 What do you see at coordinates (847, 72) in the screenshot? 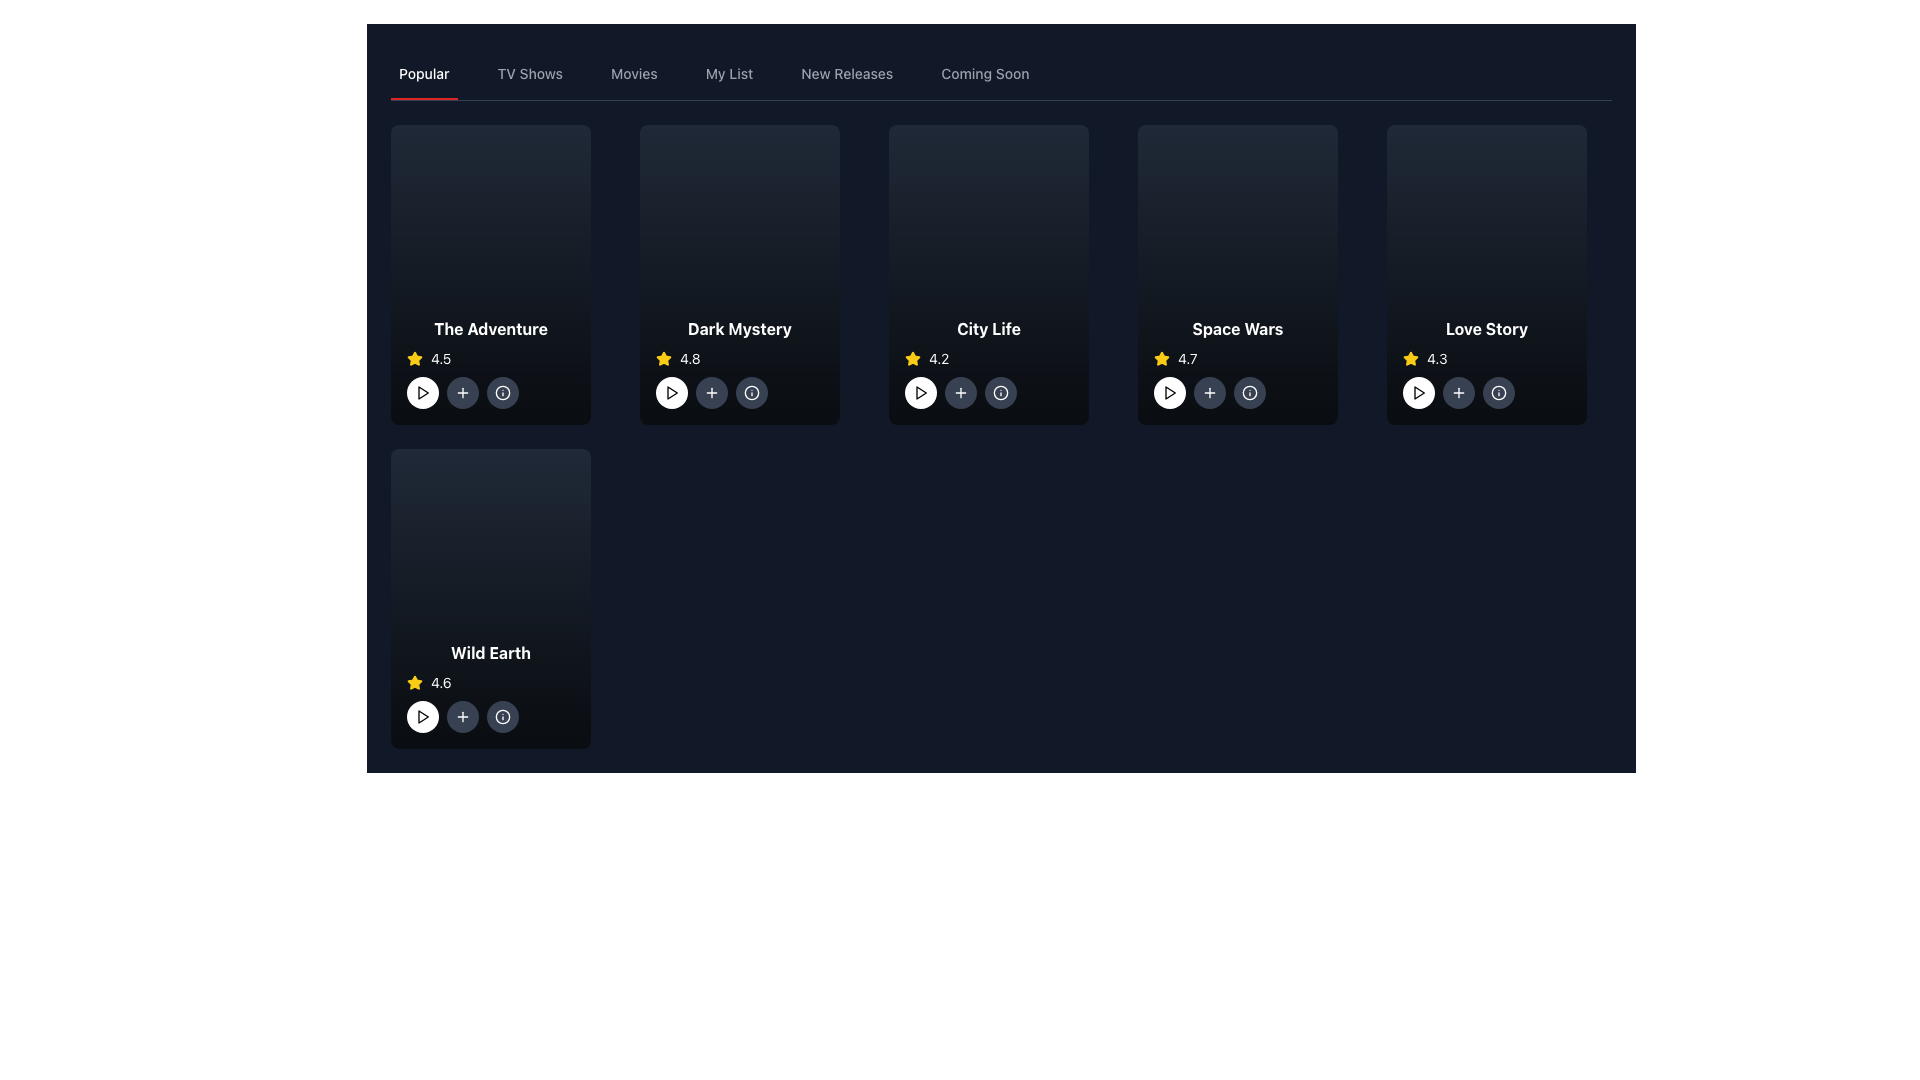
I see `the interactive text button for 'New Releases' located in the horizontal navigation bar, positioned between 'My List' and 'Coming Soon'` at bounding box center [847, 72].